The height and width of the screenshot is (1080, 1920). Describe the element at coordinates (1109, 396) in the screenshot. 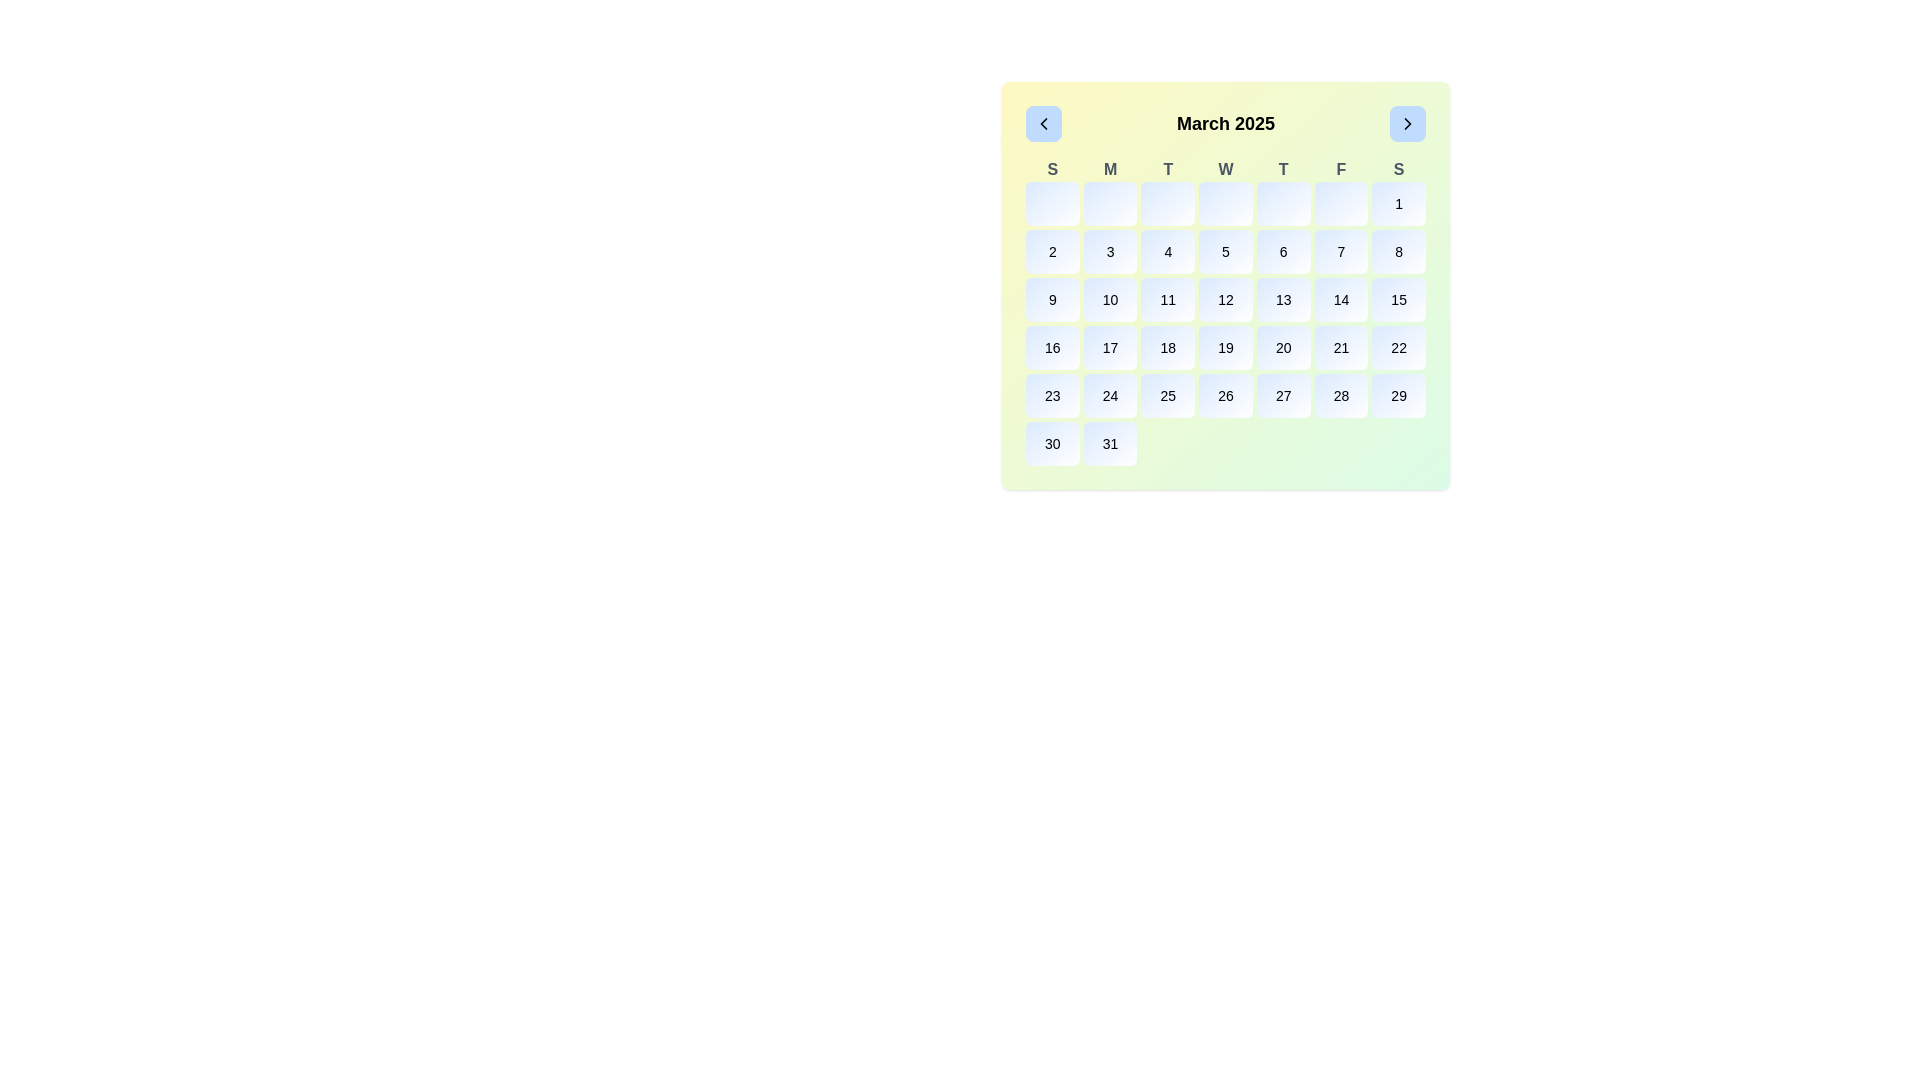

I see `the rounded rectangular button with a light blue to white gradient background containing the text '24' to interact with the specific date in the calendar grid` at that location.